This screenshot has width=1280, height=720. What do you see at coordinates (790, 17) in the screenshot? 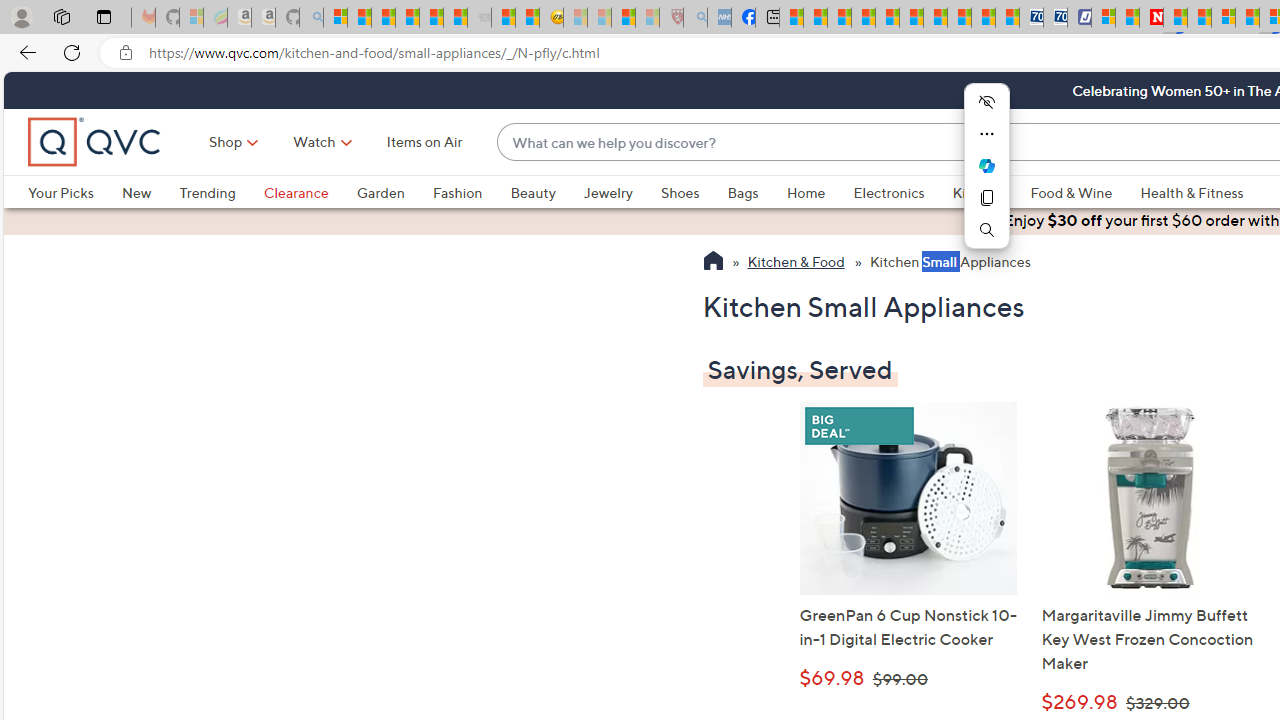
I see `'MSNBC - MSN'` at bounding box center [790, 17].